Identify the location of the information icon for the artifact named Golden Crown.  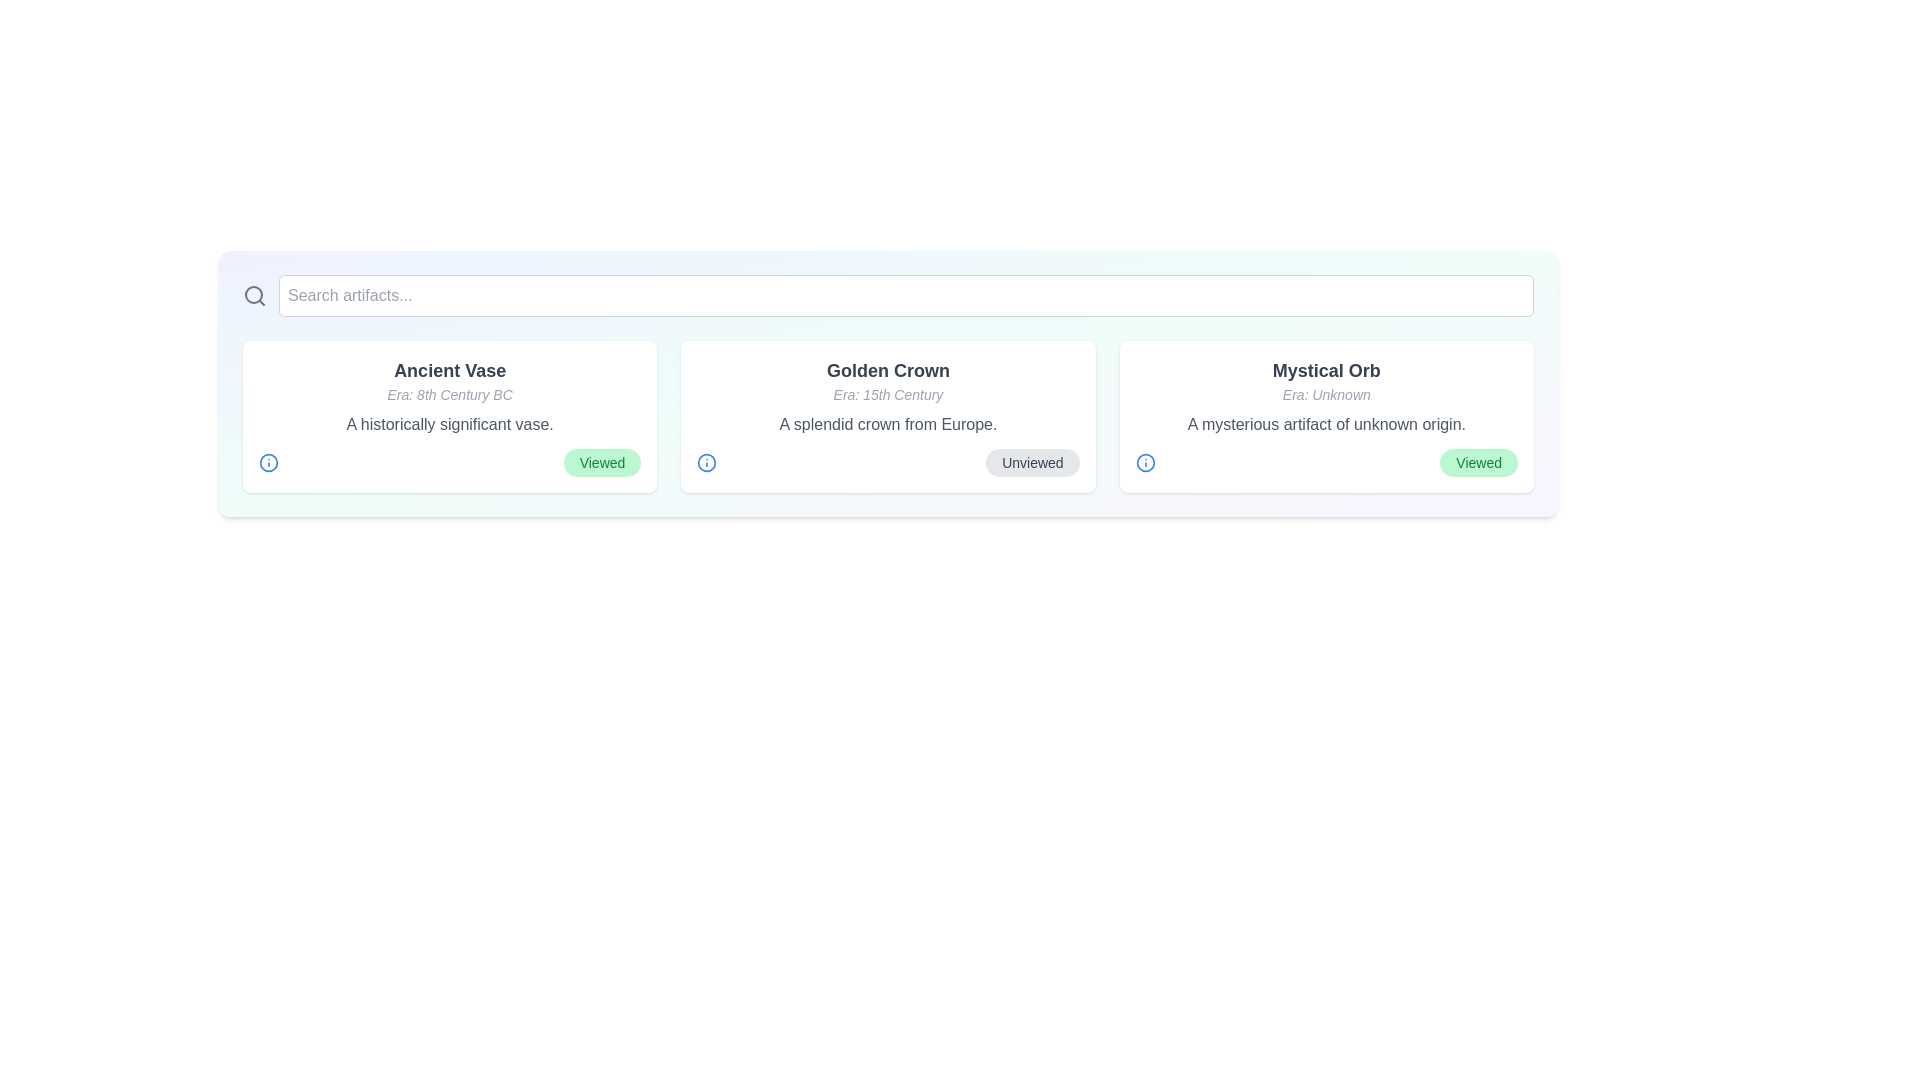
(706, 462).